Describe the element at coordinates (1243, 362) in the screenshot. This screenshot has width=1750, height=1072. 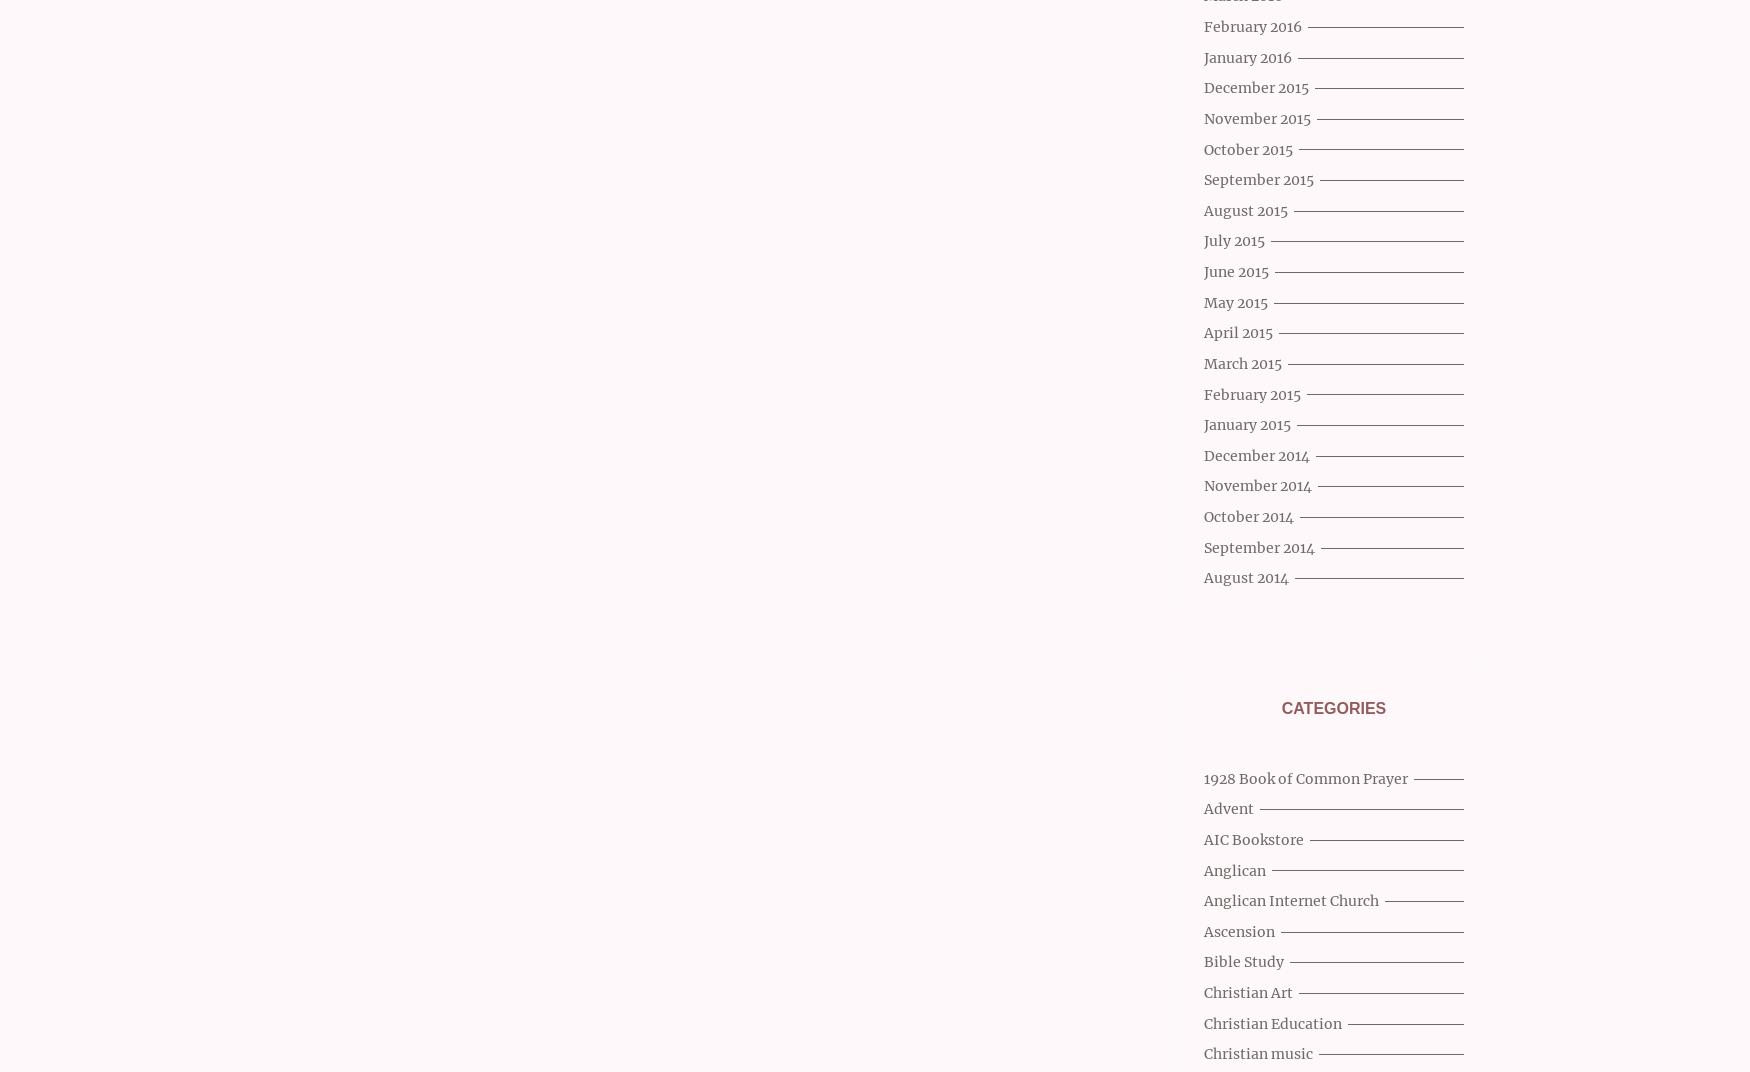
I see `'March 2015'` at that location.